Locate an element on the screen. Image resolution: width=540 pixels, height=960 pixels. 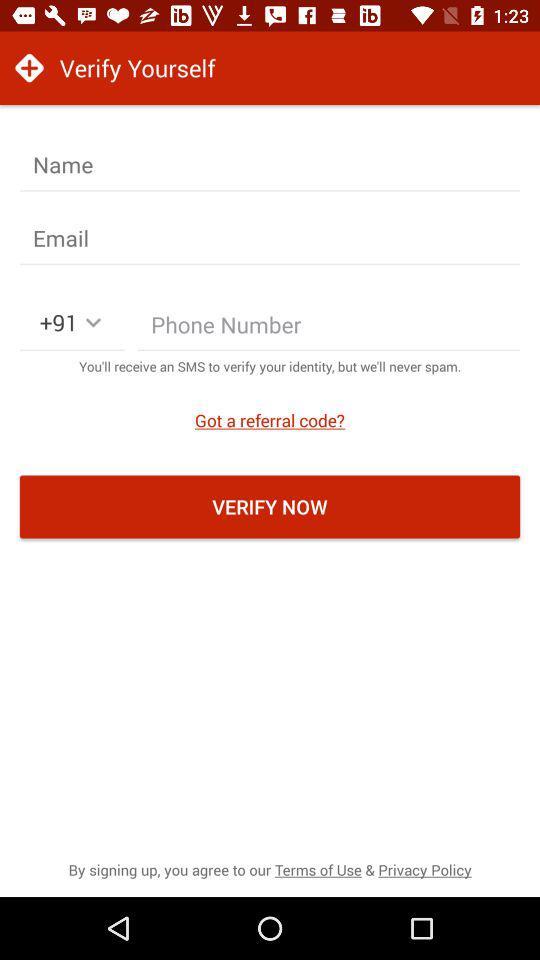
it is a verifing email adress is located at coordinates (270, 238).